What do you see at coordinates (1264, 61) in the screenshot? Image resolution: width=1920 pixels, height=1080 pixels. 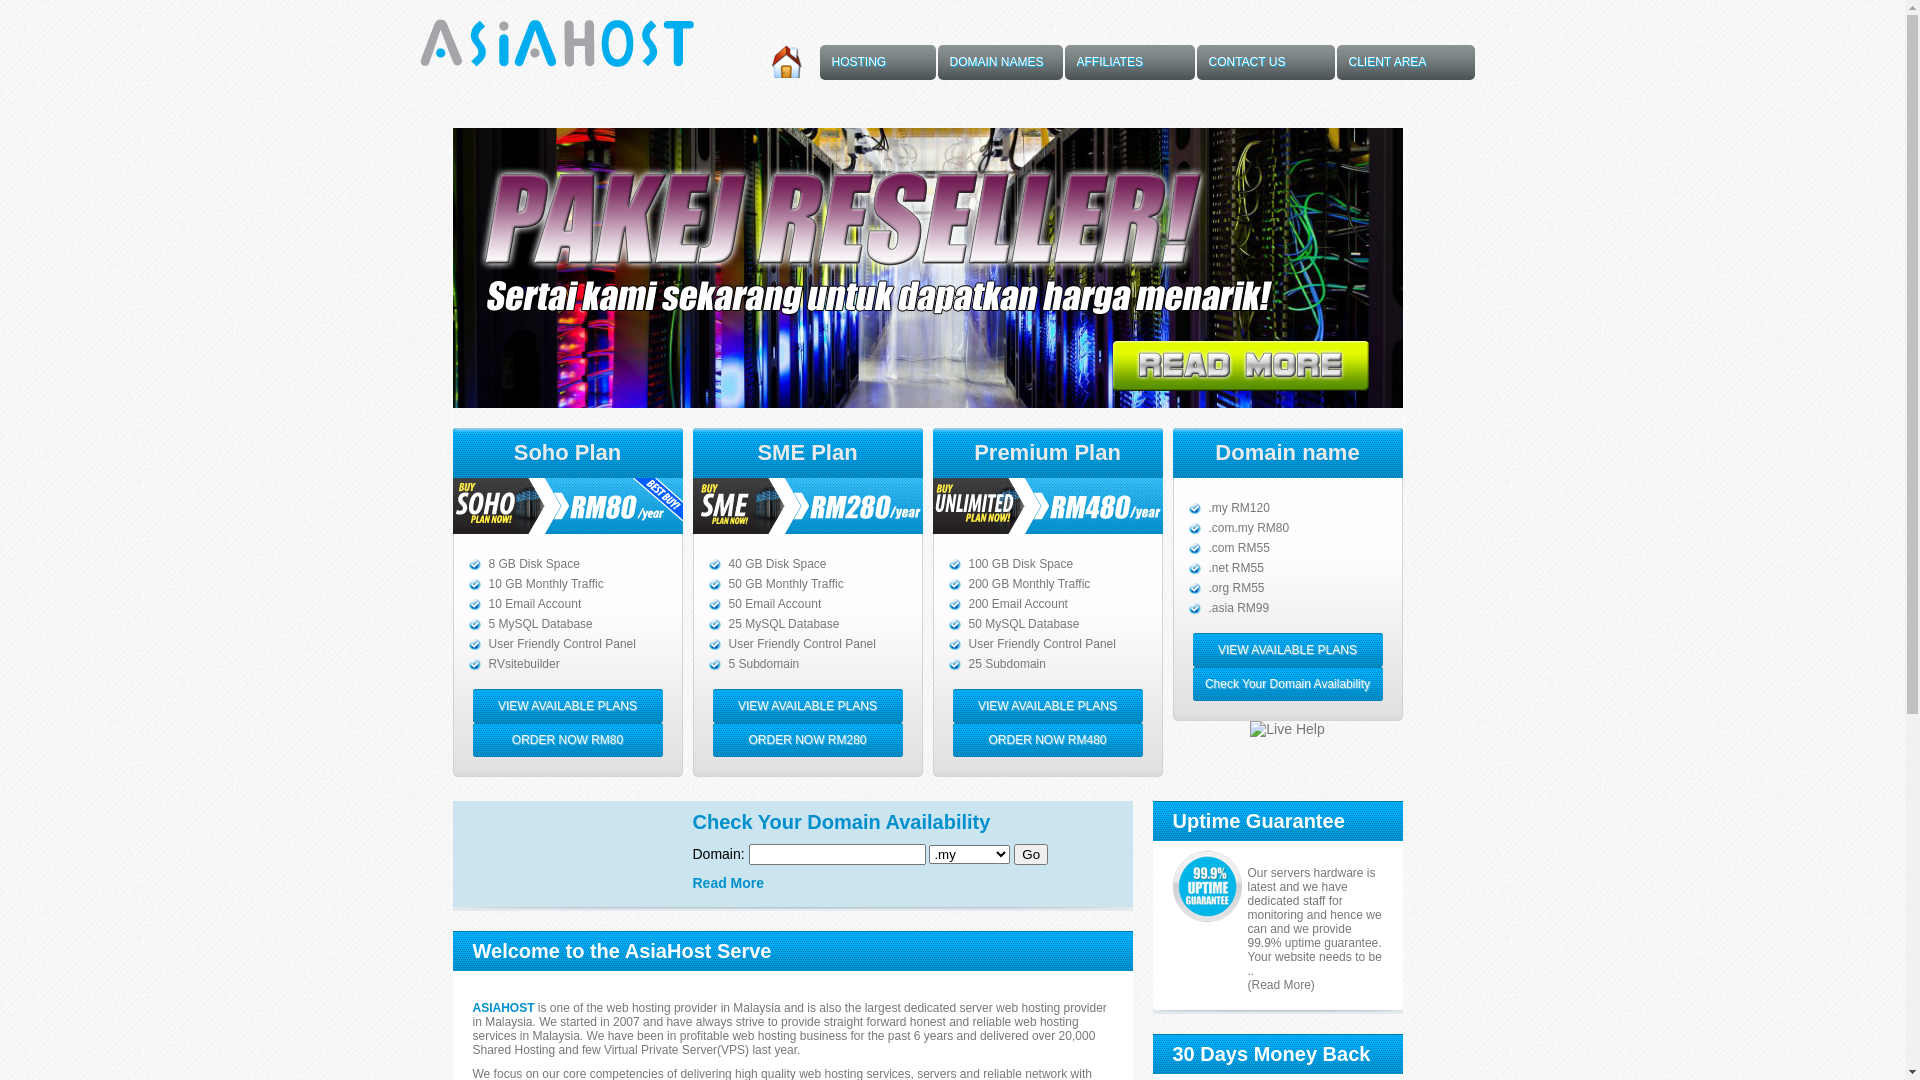 I see `'CONTACT US'` at bounding box center [1264, 61].